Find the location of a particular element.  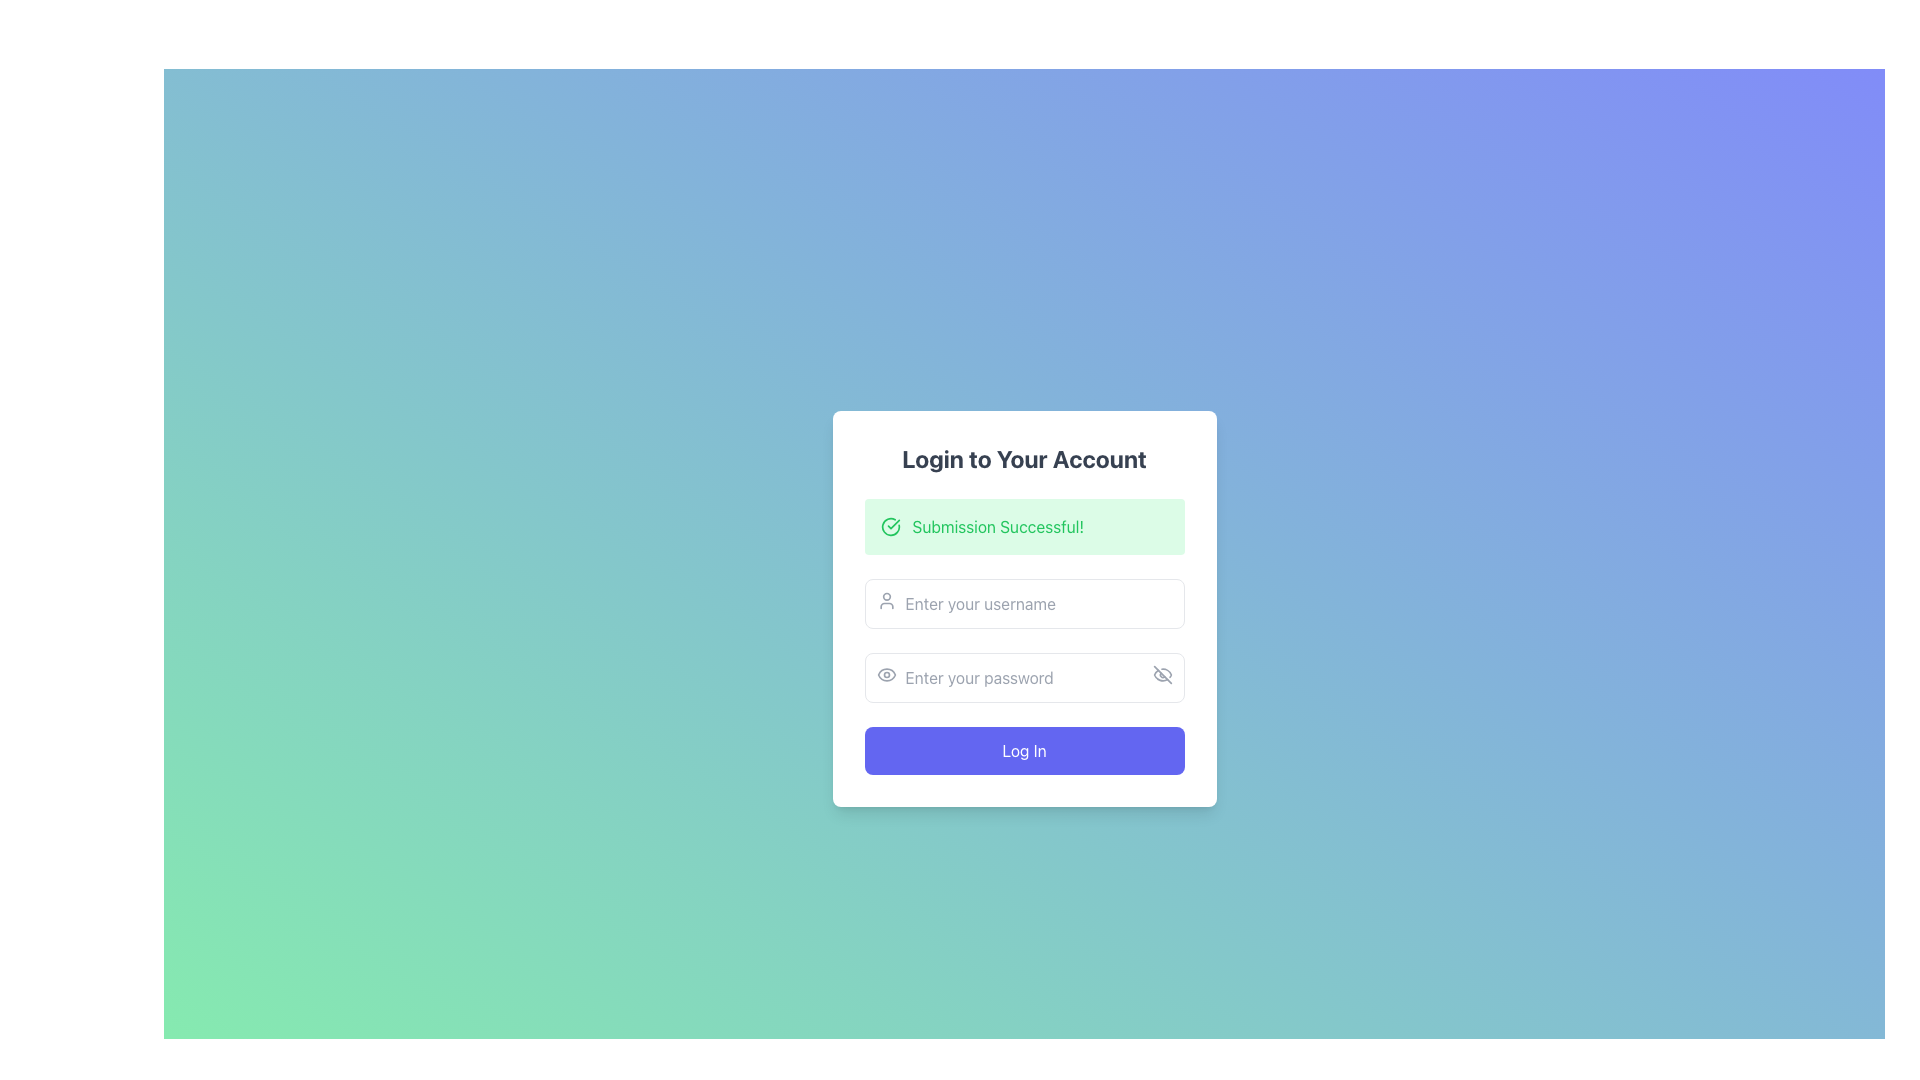

the username input box by tabbing through the login form fields is located at coordinates (1024, 603).